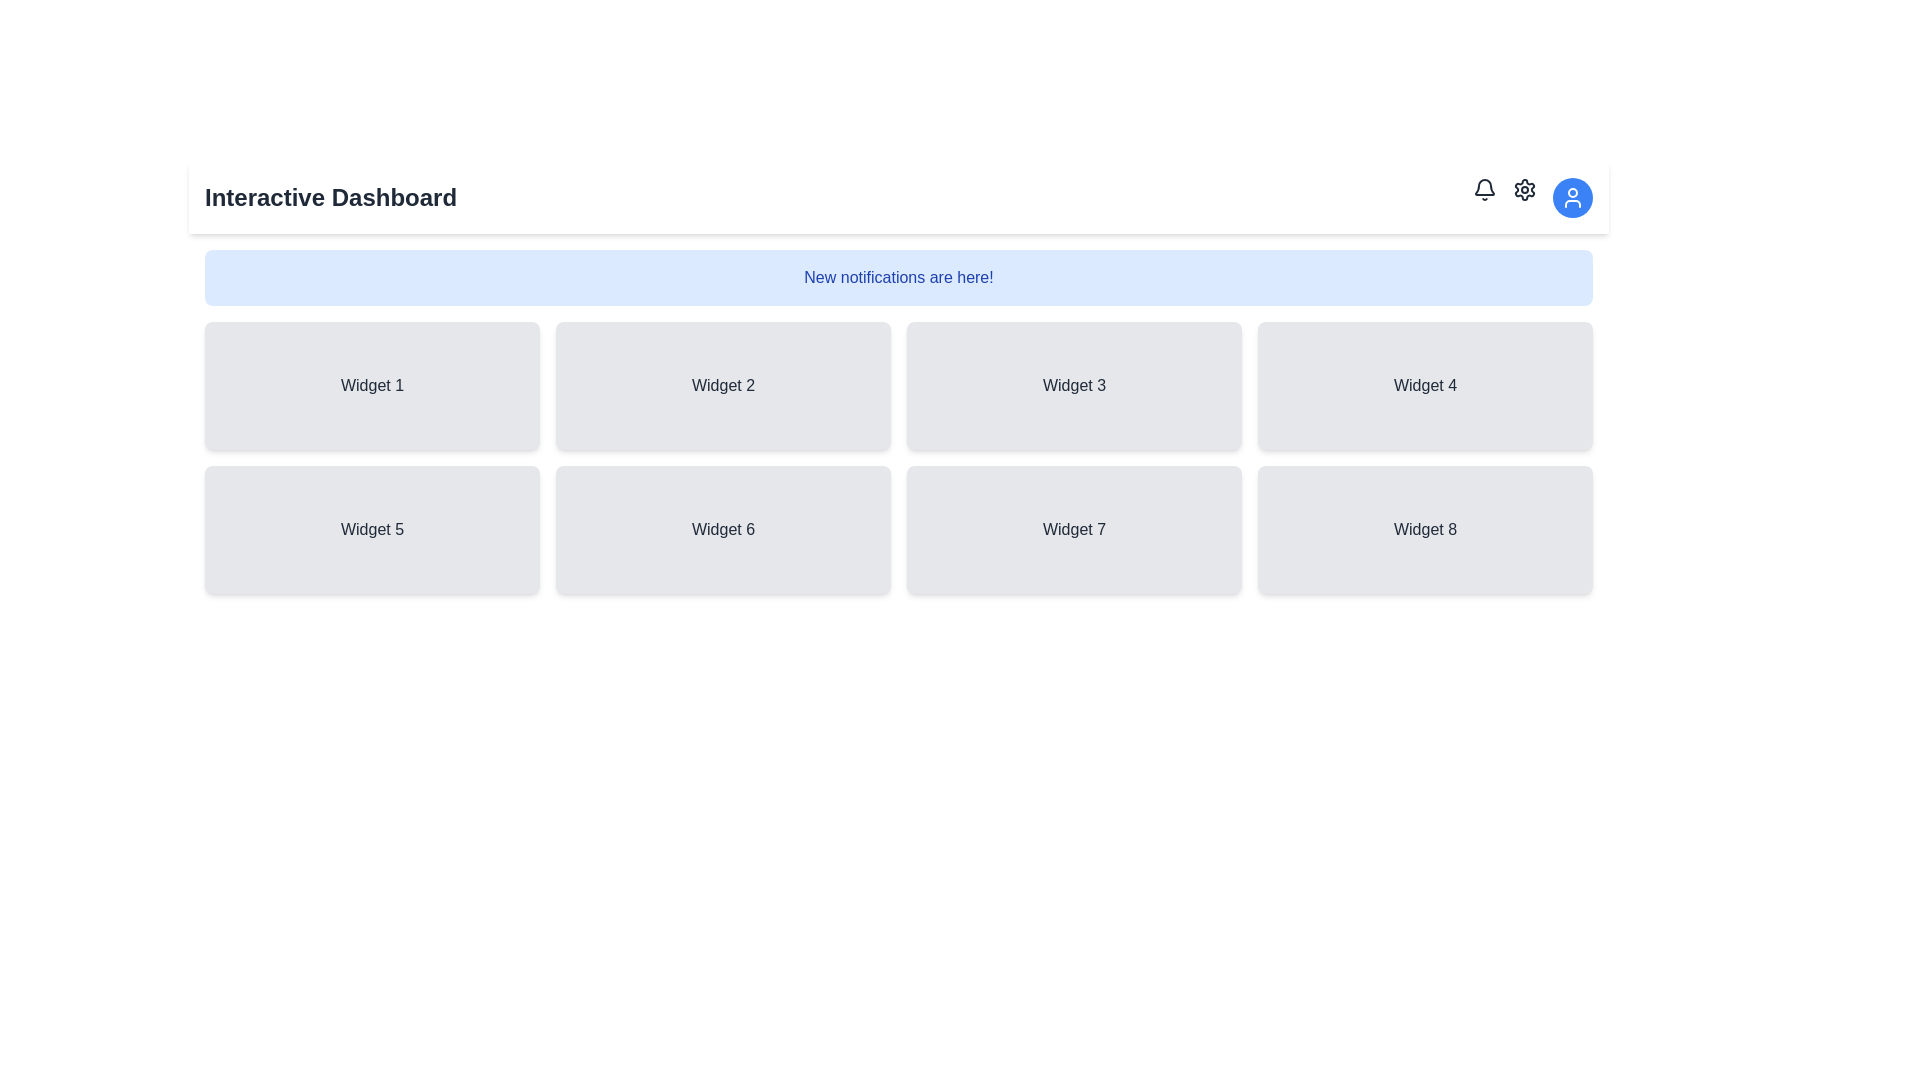  I want to click on the circular blue button with a white user profile icon located on the right side of the header bar, so click(1572, 197).